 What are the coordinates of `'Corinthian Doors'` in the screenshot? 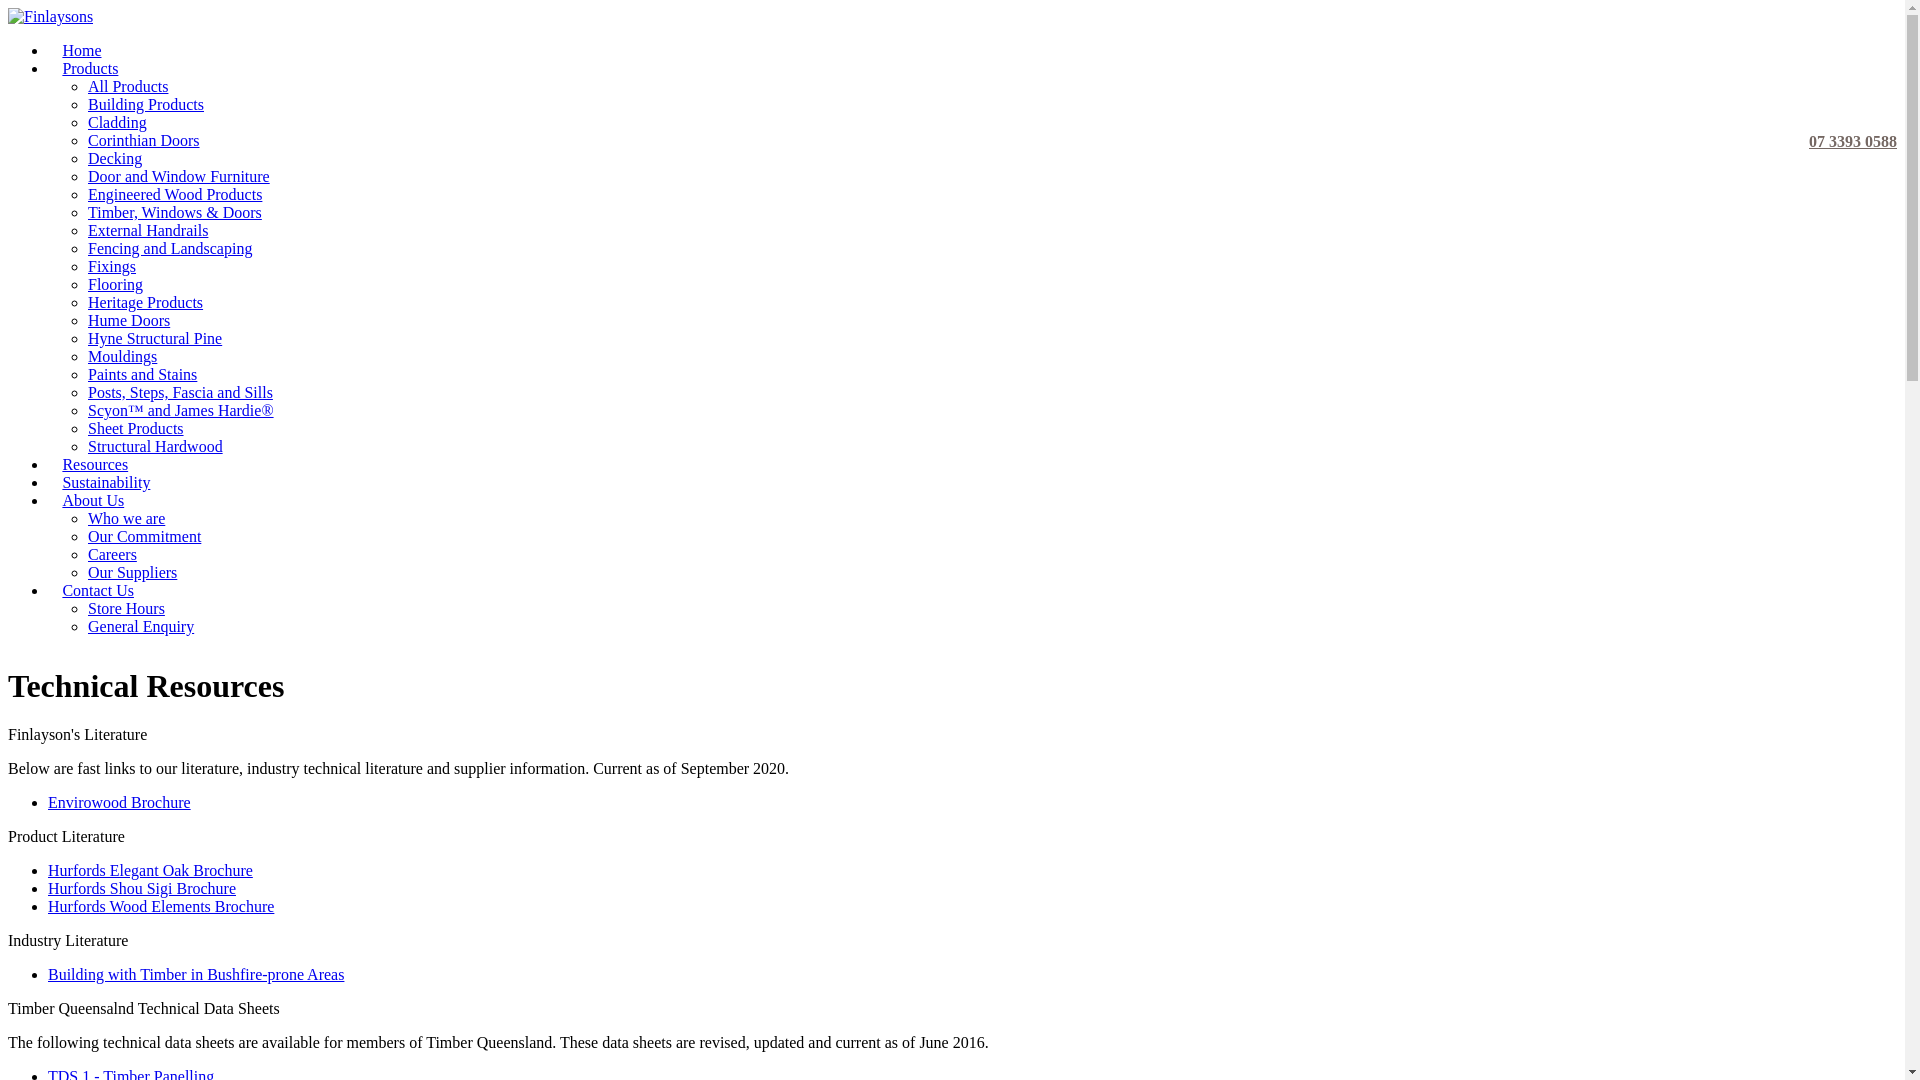 It's located at (86, 139).